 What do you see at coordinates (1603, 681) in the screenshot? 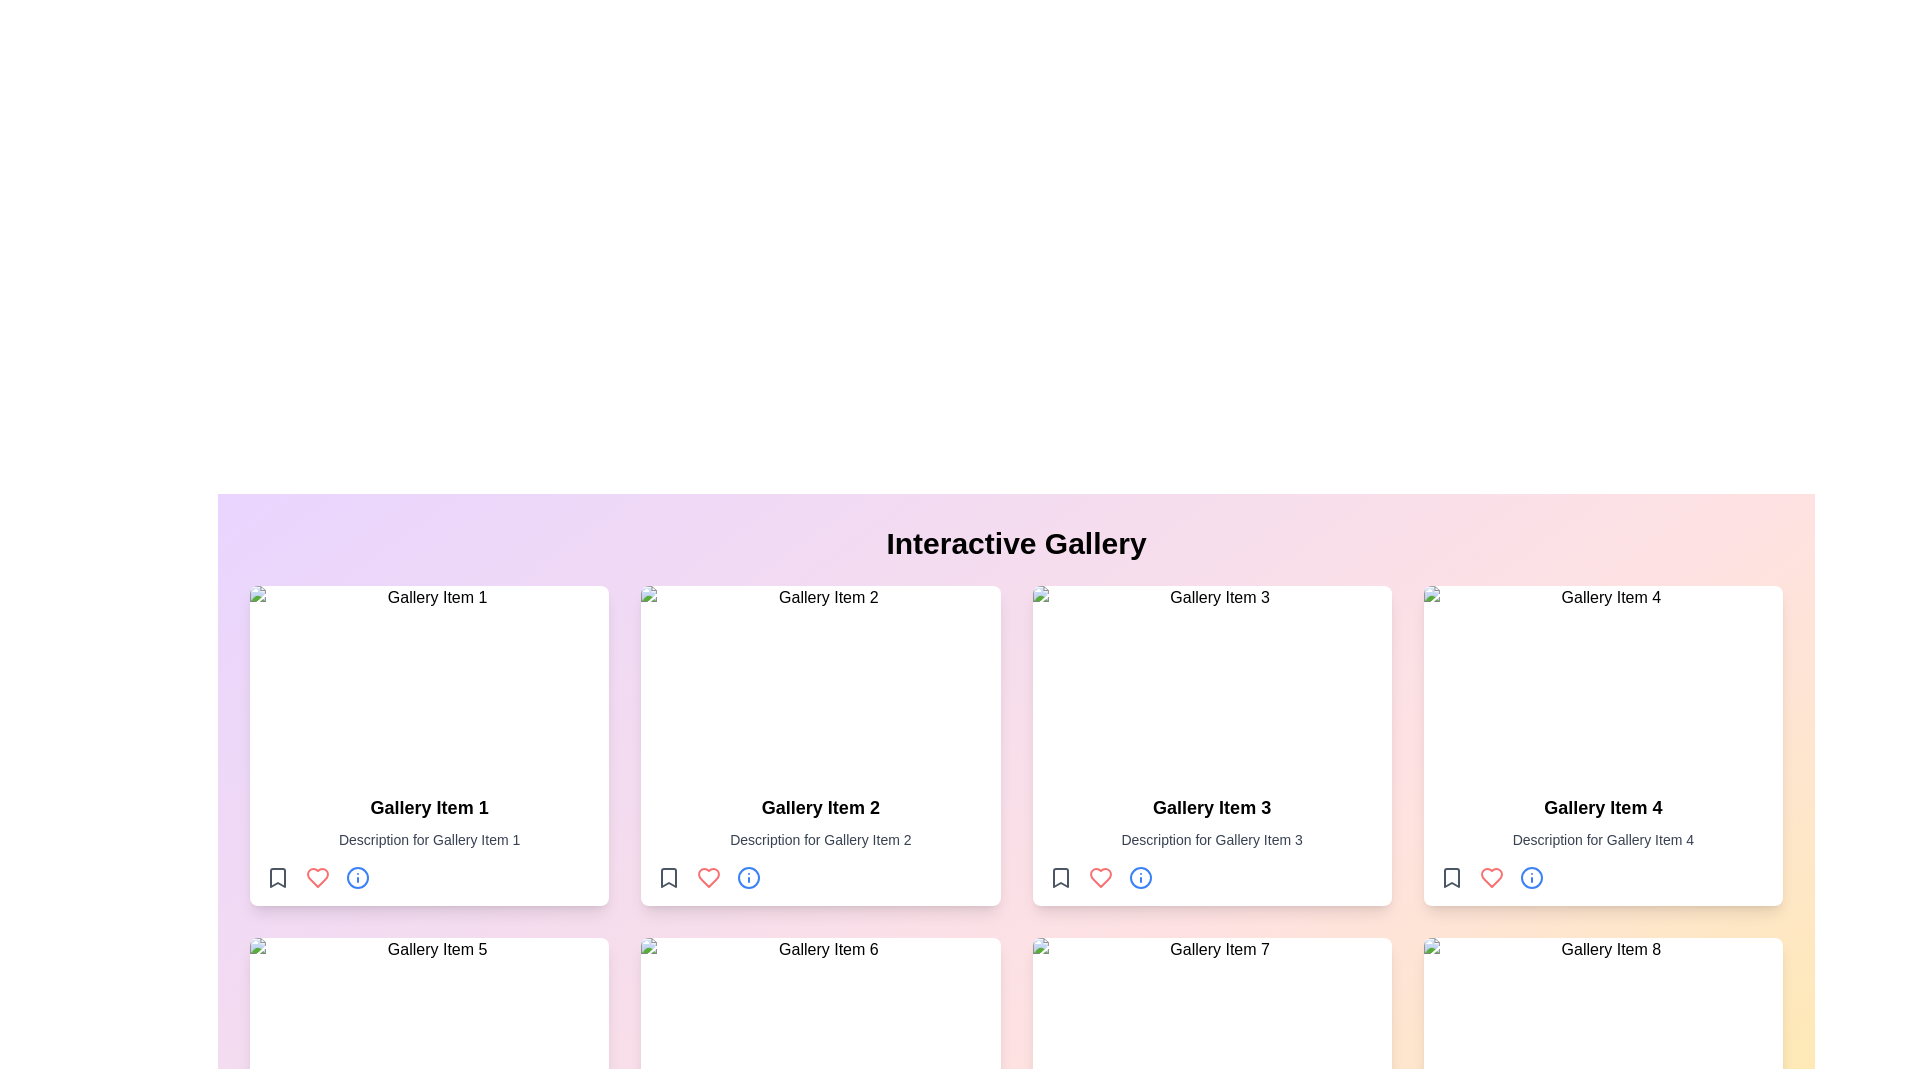
I see `the thumbnail image representing 'Gallery Item 4'` at bounding box center [1603, 681].